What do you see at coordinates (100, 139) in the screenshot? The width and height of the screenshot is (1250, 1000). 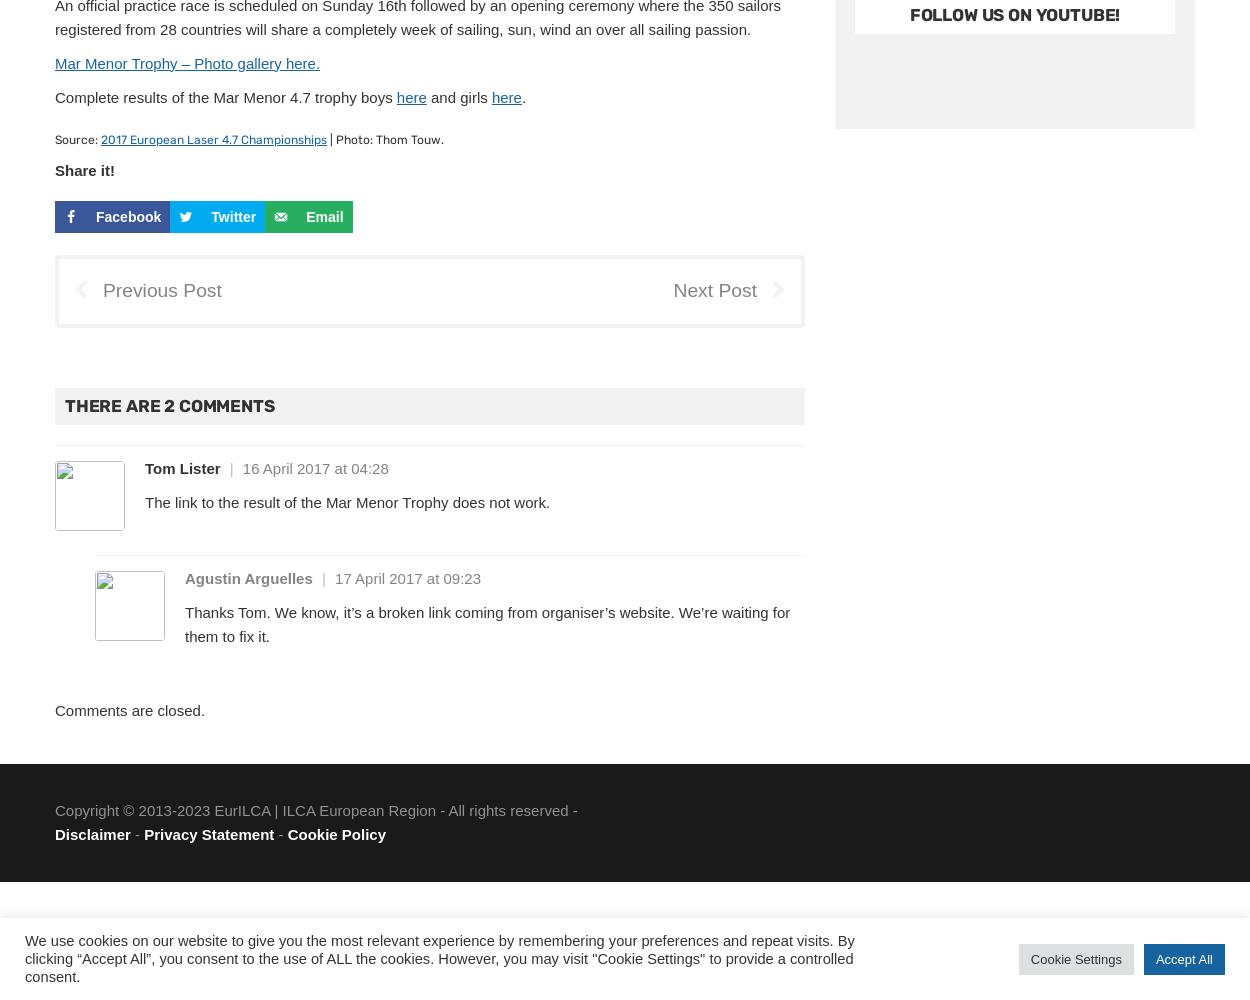 I see `'2017 European Laser 4.7 Championships'` at bounding box center [100, 139].